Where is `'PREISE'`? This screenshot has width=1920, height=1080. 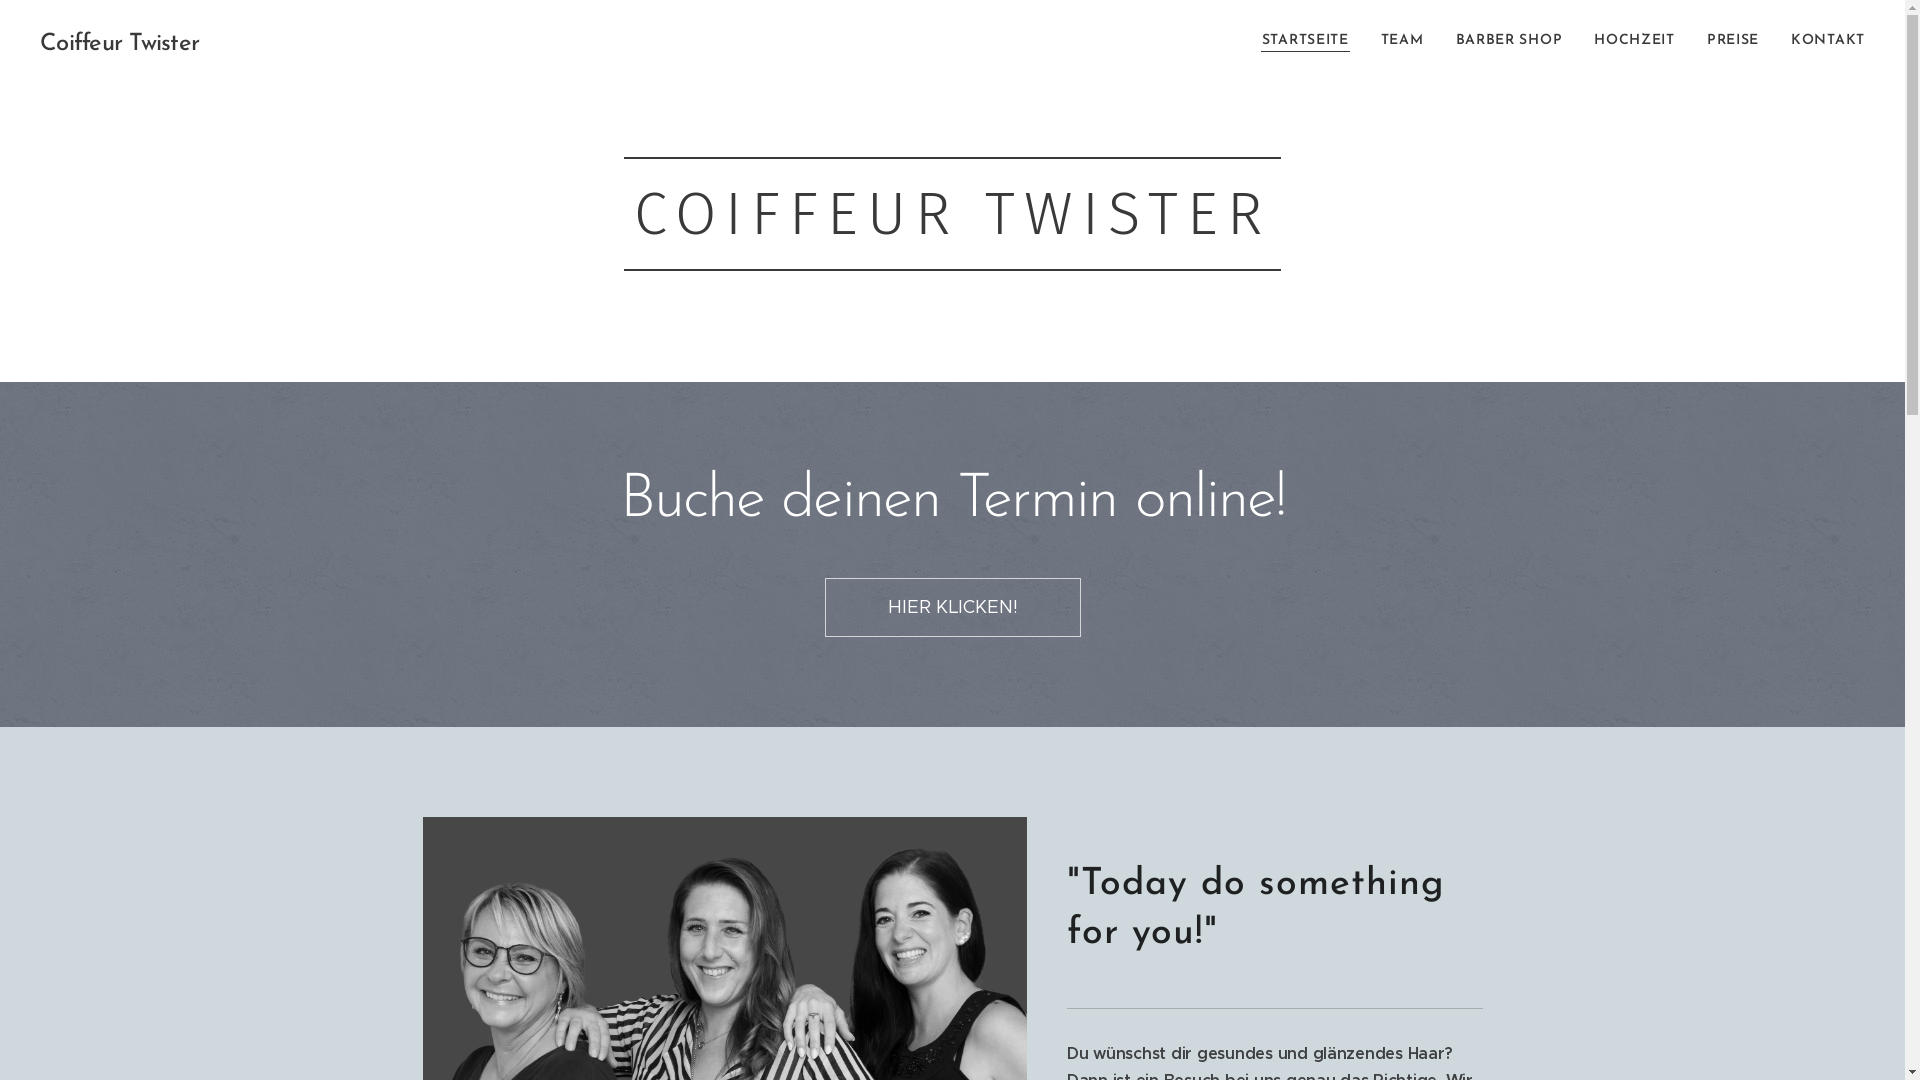 'PREISE' is located at coordinates (1731, 41).